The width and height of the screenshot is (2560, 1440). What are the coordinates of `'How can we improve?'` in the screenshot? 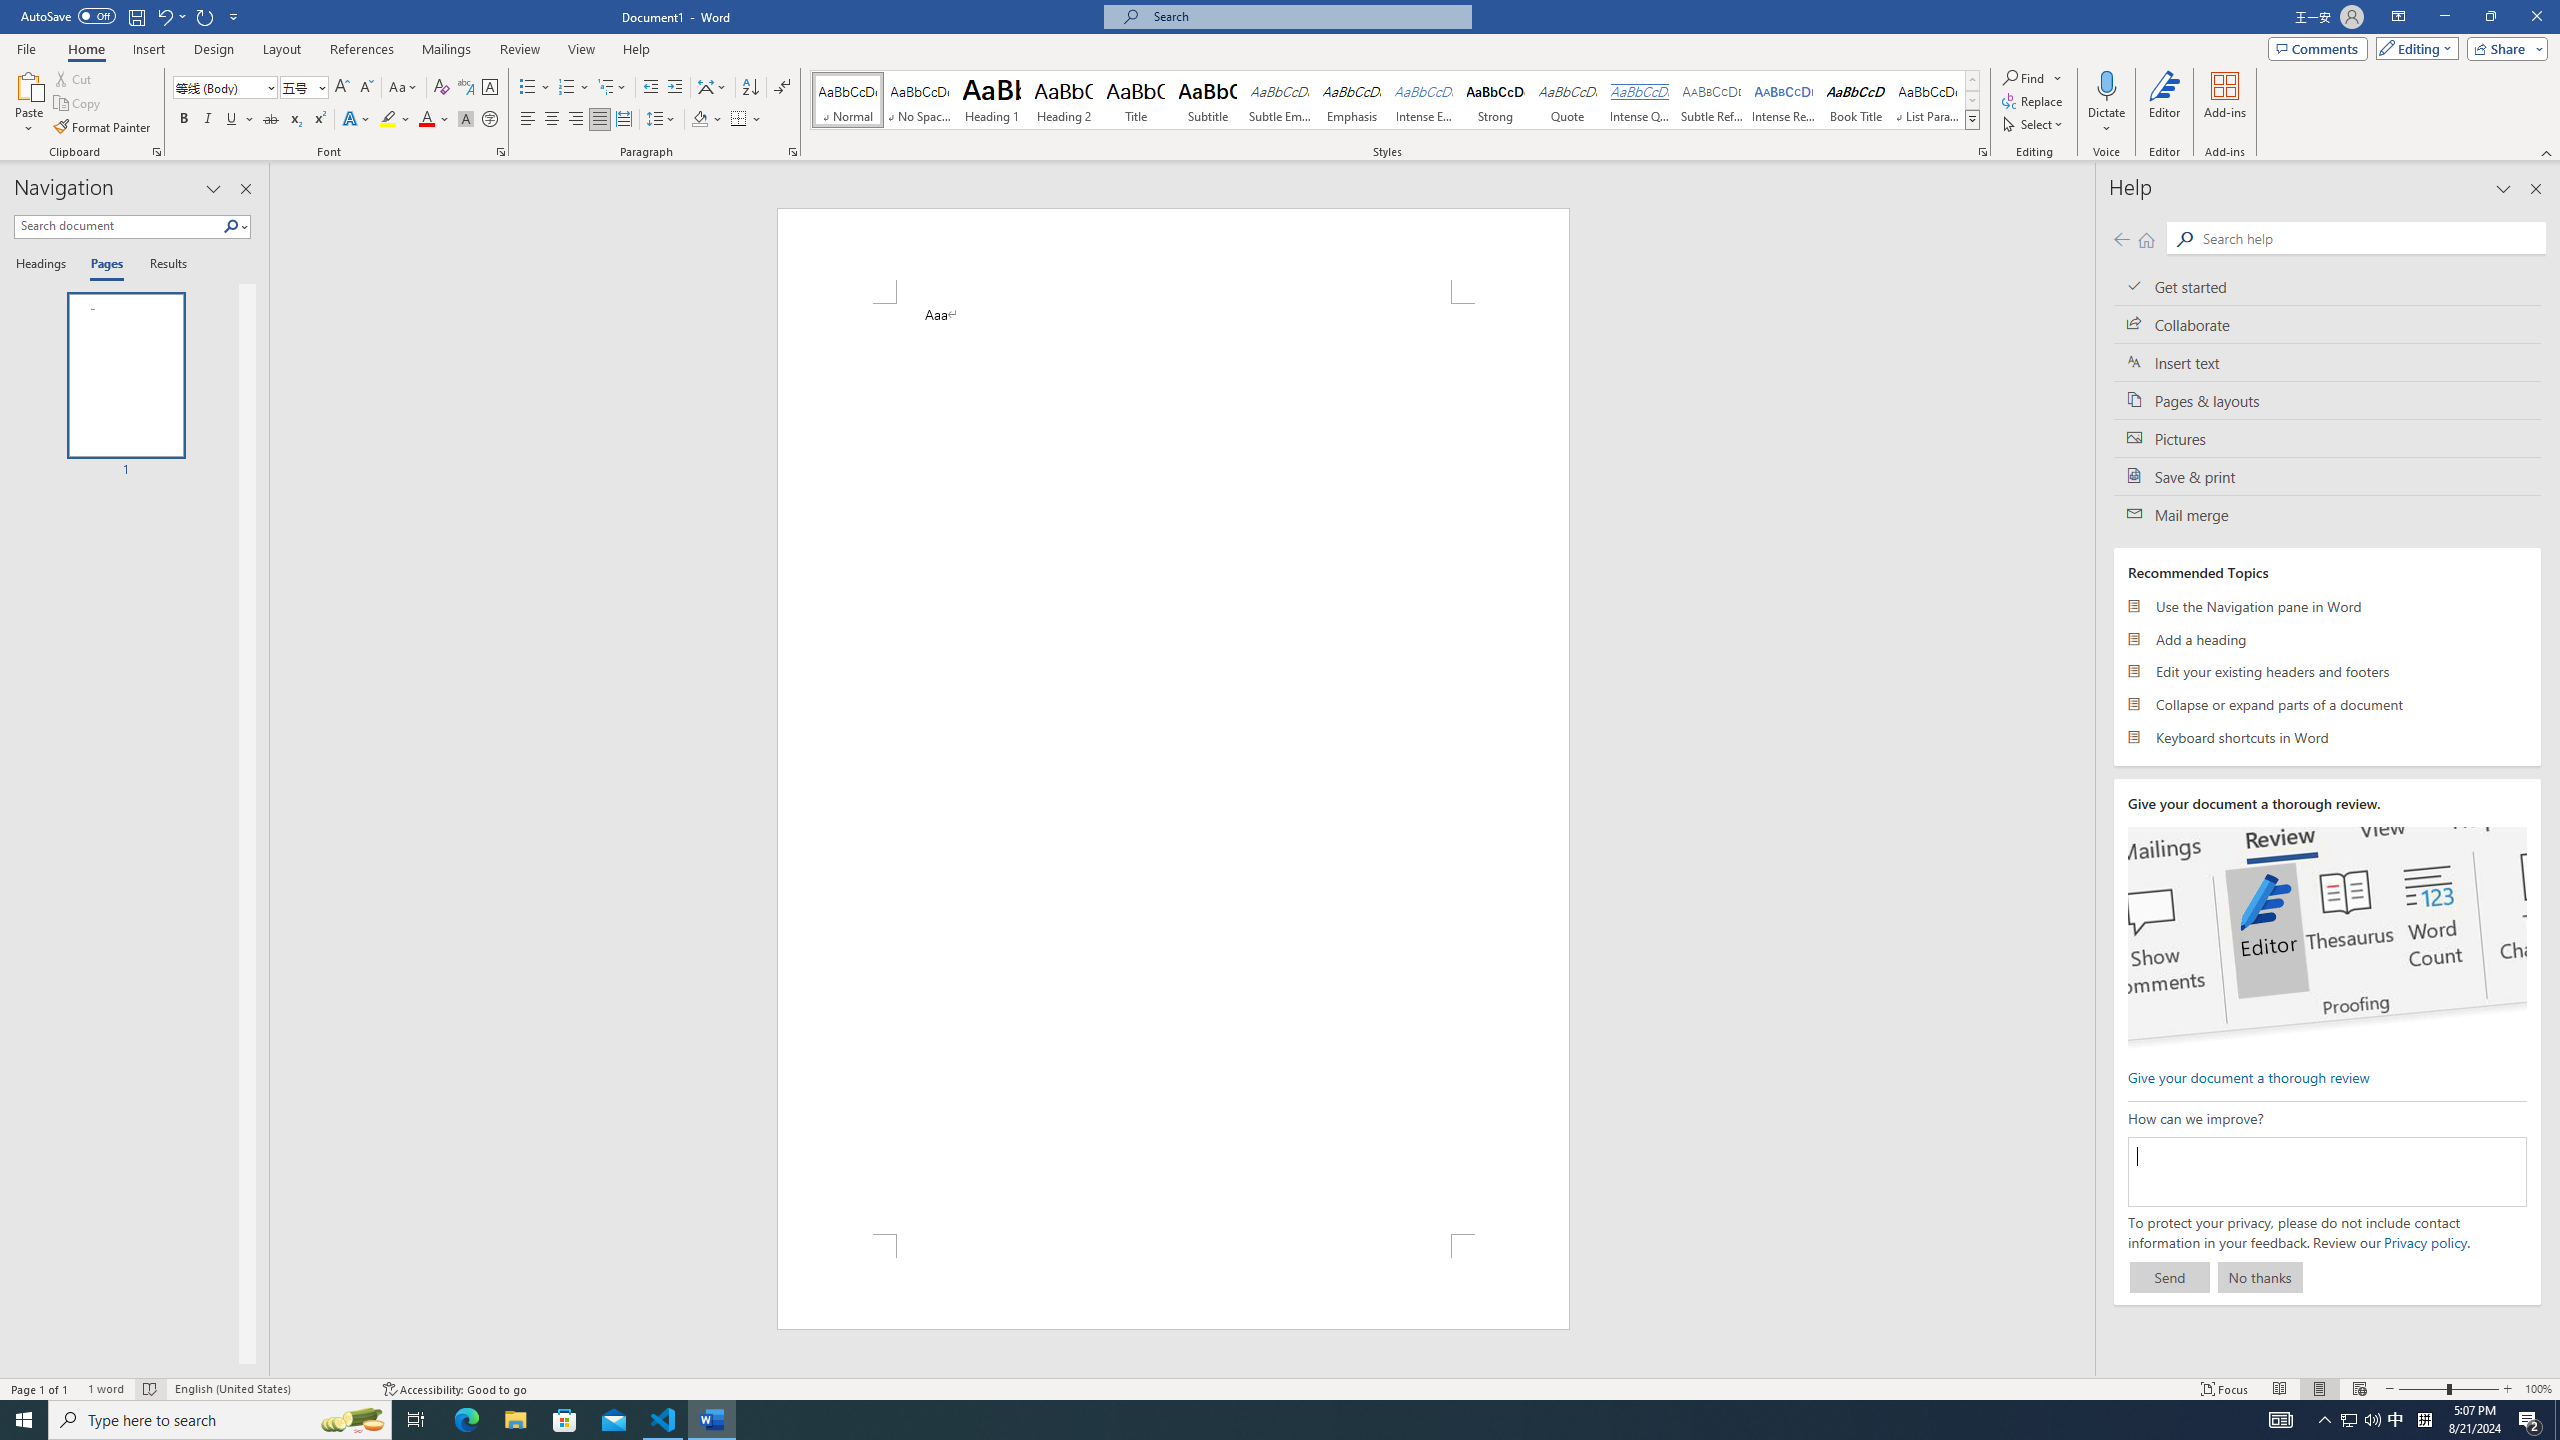 It's located at (2327, 1171).